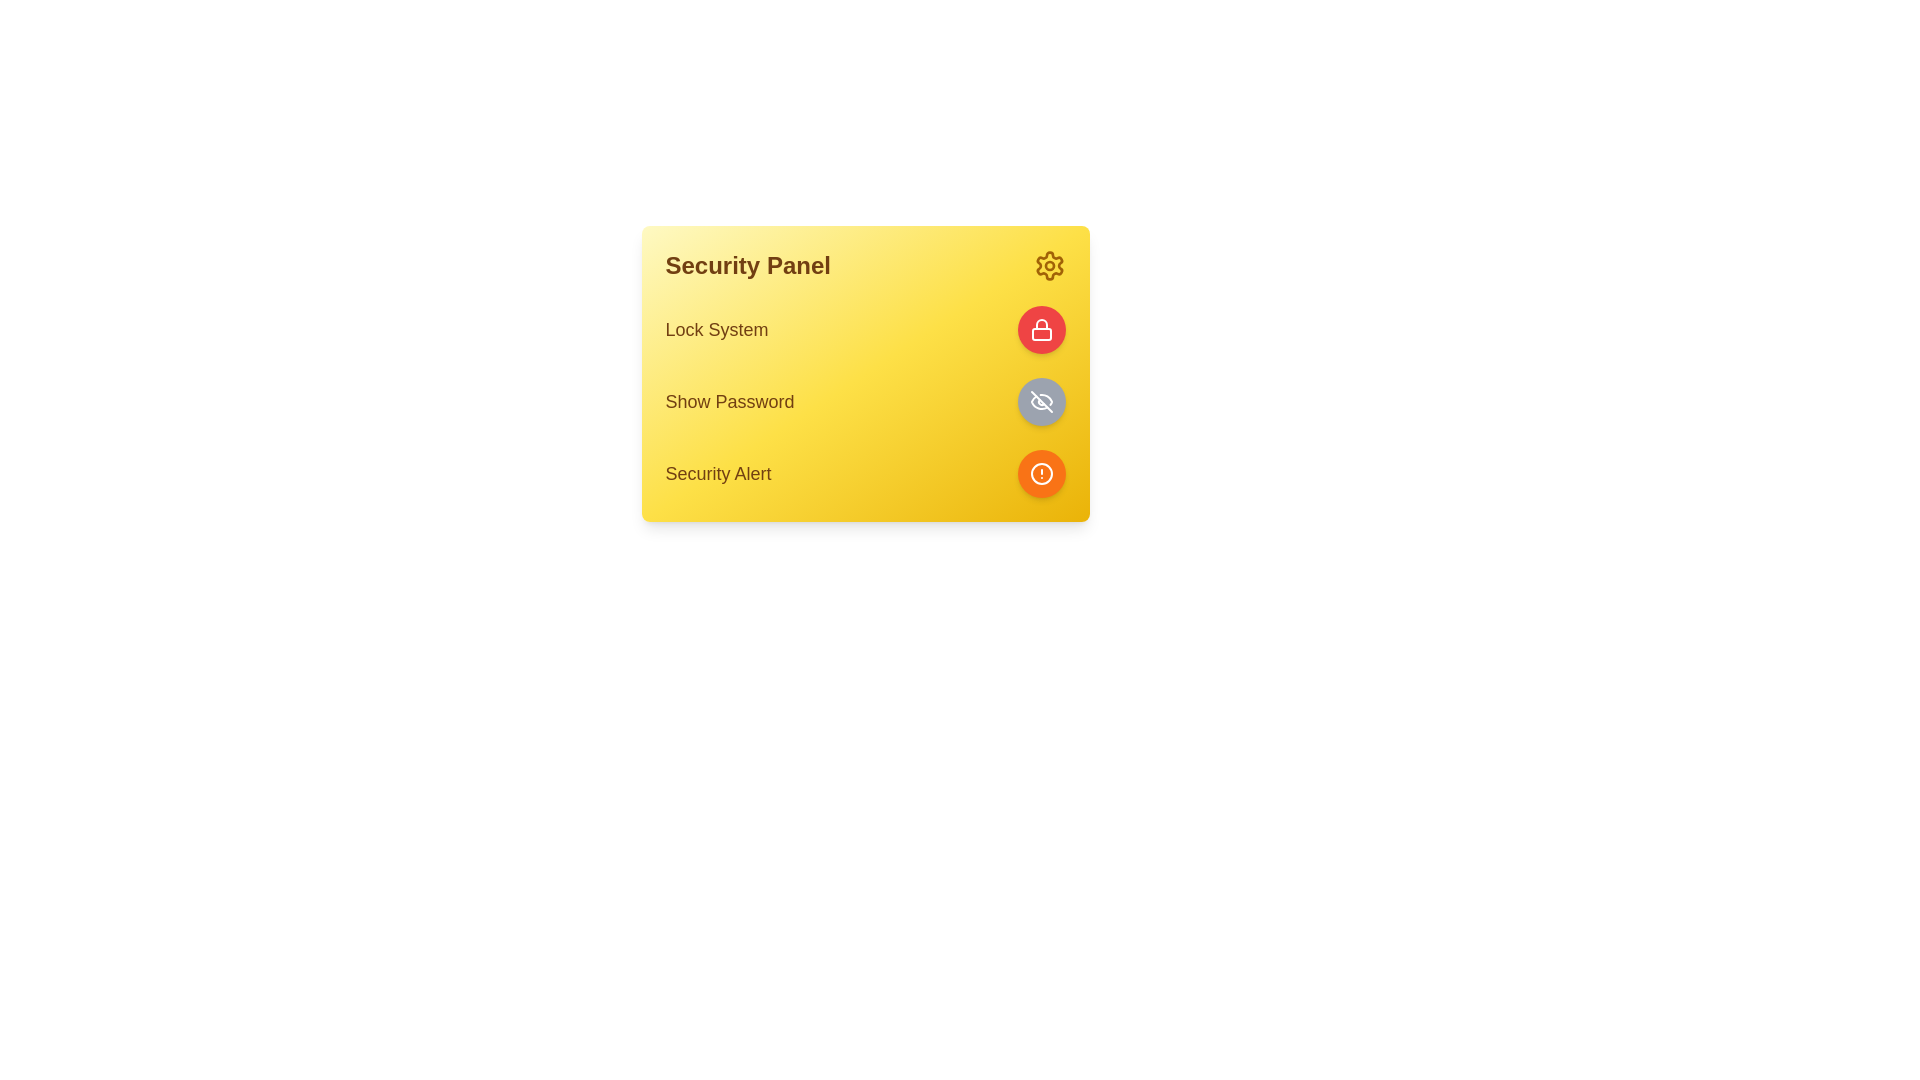 This screenshot has height=1080, width=1920. What do you see at coordinates (1048, 265) in the screenshot?
I see `the gear-shaped settings icon located at the top-right corner of the yellow 'Security Panel'` at bounding box center [1048, 265].